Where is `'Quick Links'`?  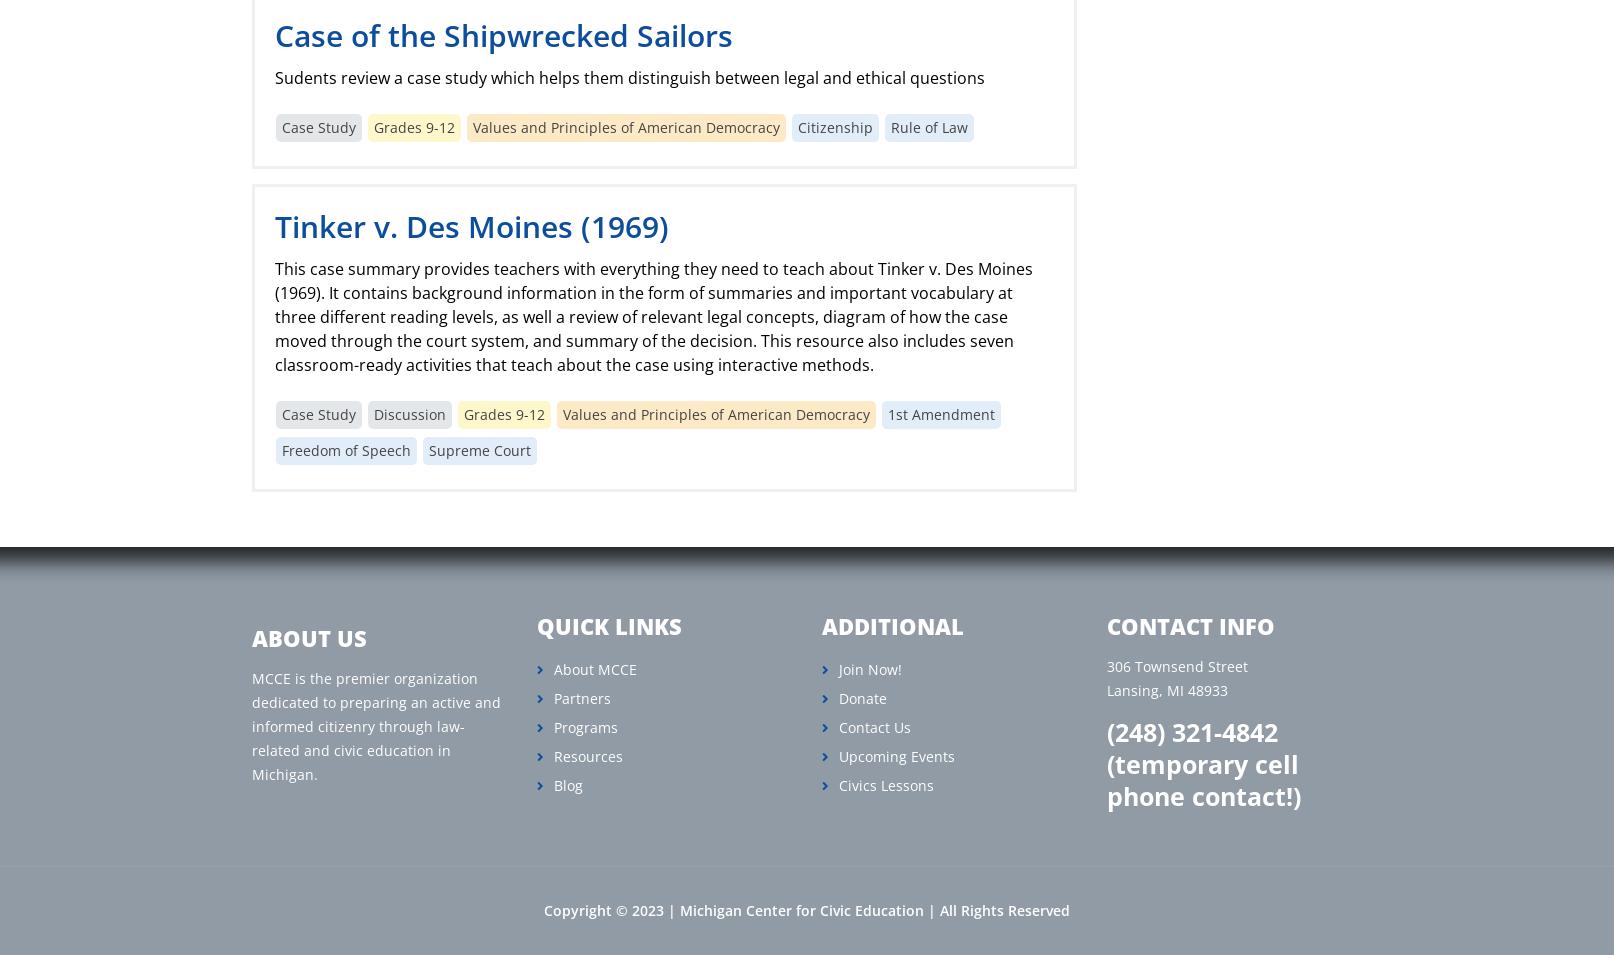 'Quick Links' is located at coordinates (608, 626).